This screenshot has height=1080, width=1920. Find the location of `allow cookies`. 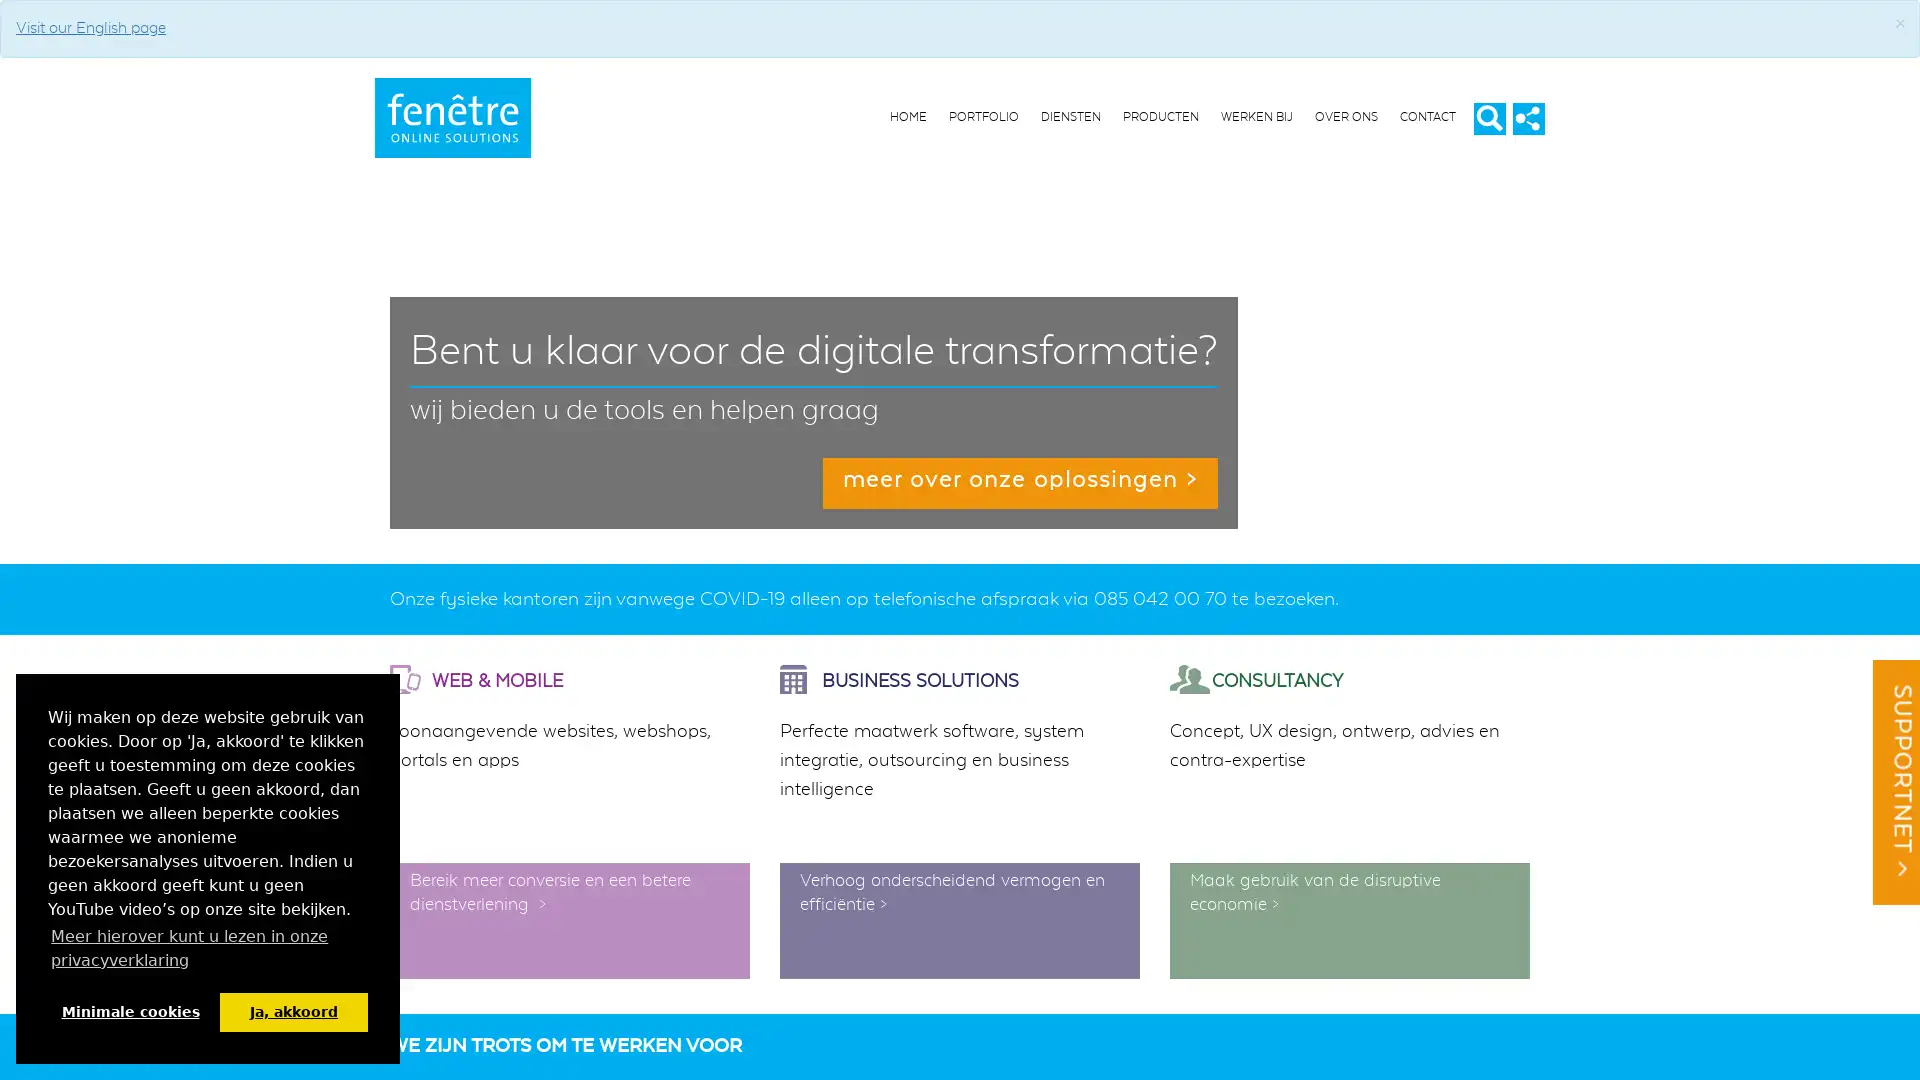

allow cookies is located at coordinates (292, 1011).